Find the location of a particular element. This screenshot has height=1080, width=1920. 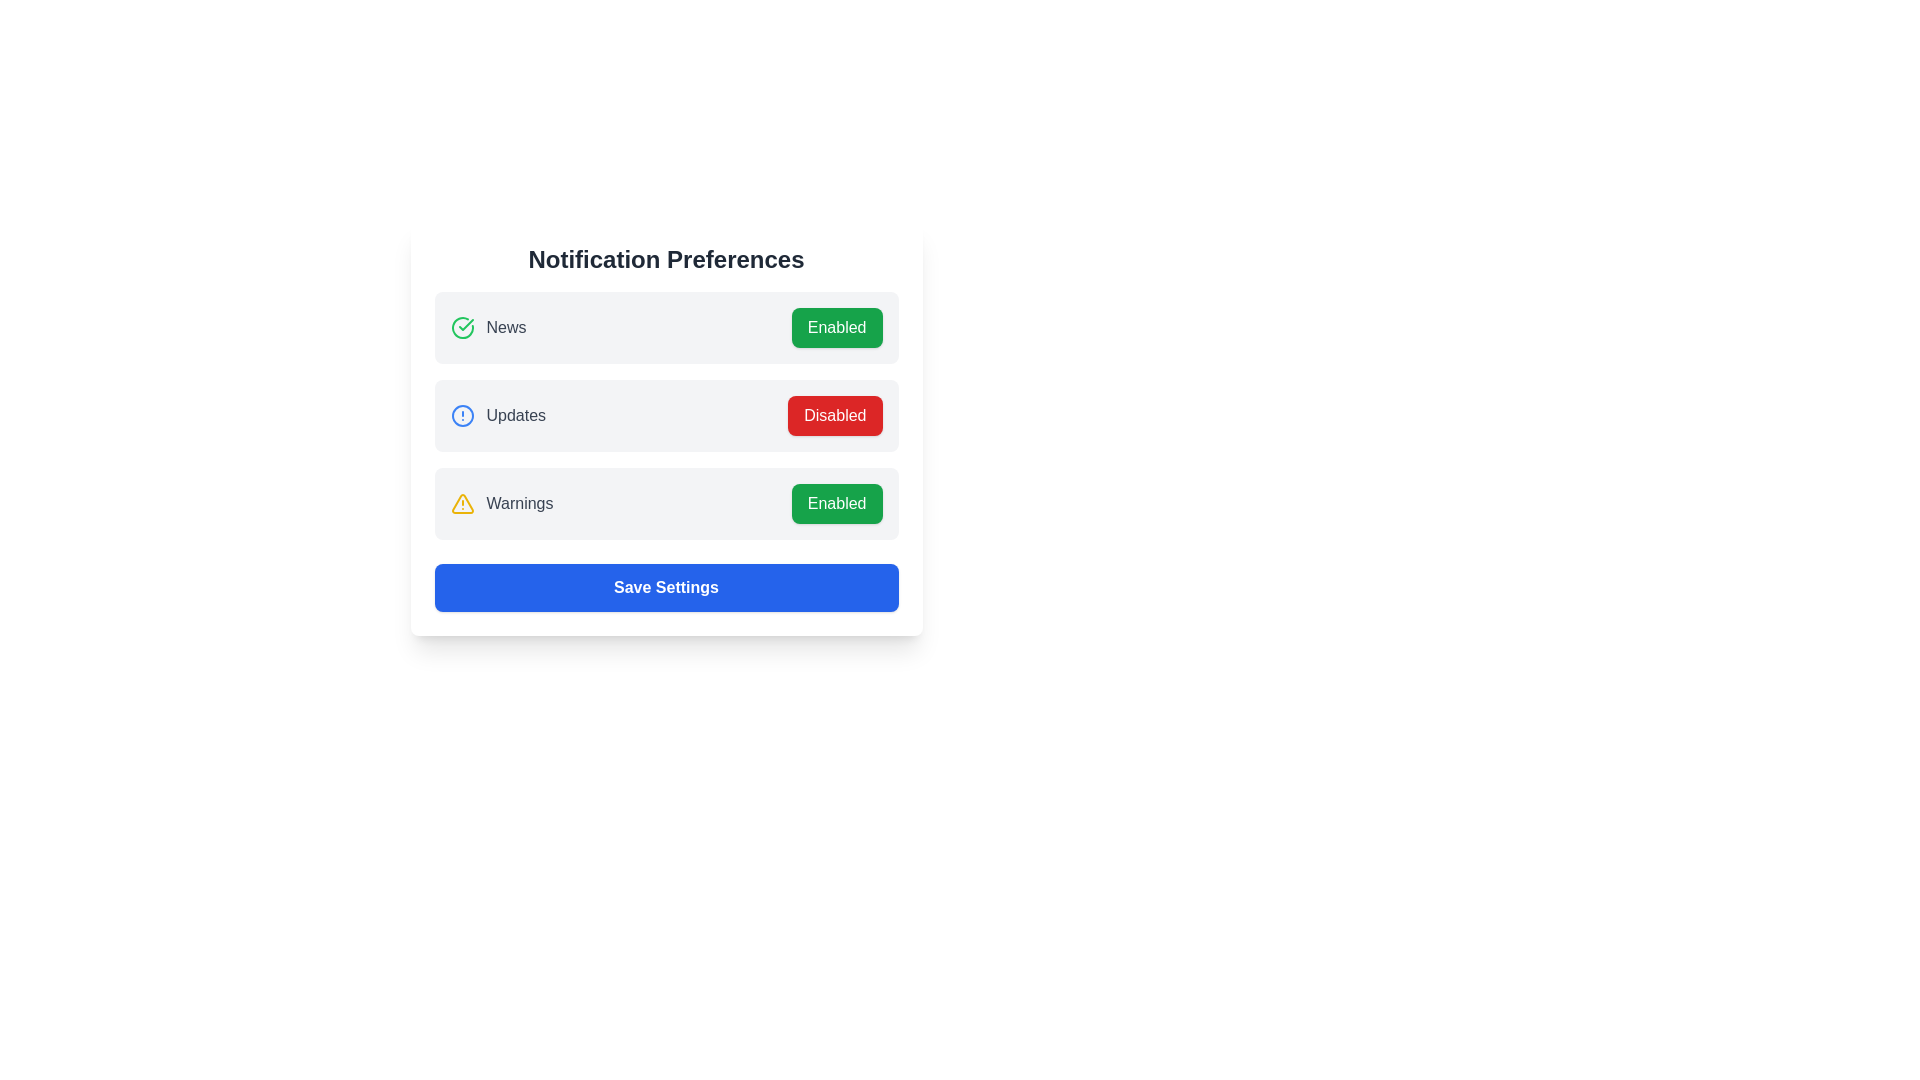

the 'Enabled' button for 'News' notifications is located at coordinates (836, 326).